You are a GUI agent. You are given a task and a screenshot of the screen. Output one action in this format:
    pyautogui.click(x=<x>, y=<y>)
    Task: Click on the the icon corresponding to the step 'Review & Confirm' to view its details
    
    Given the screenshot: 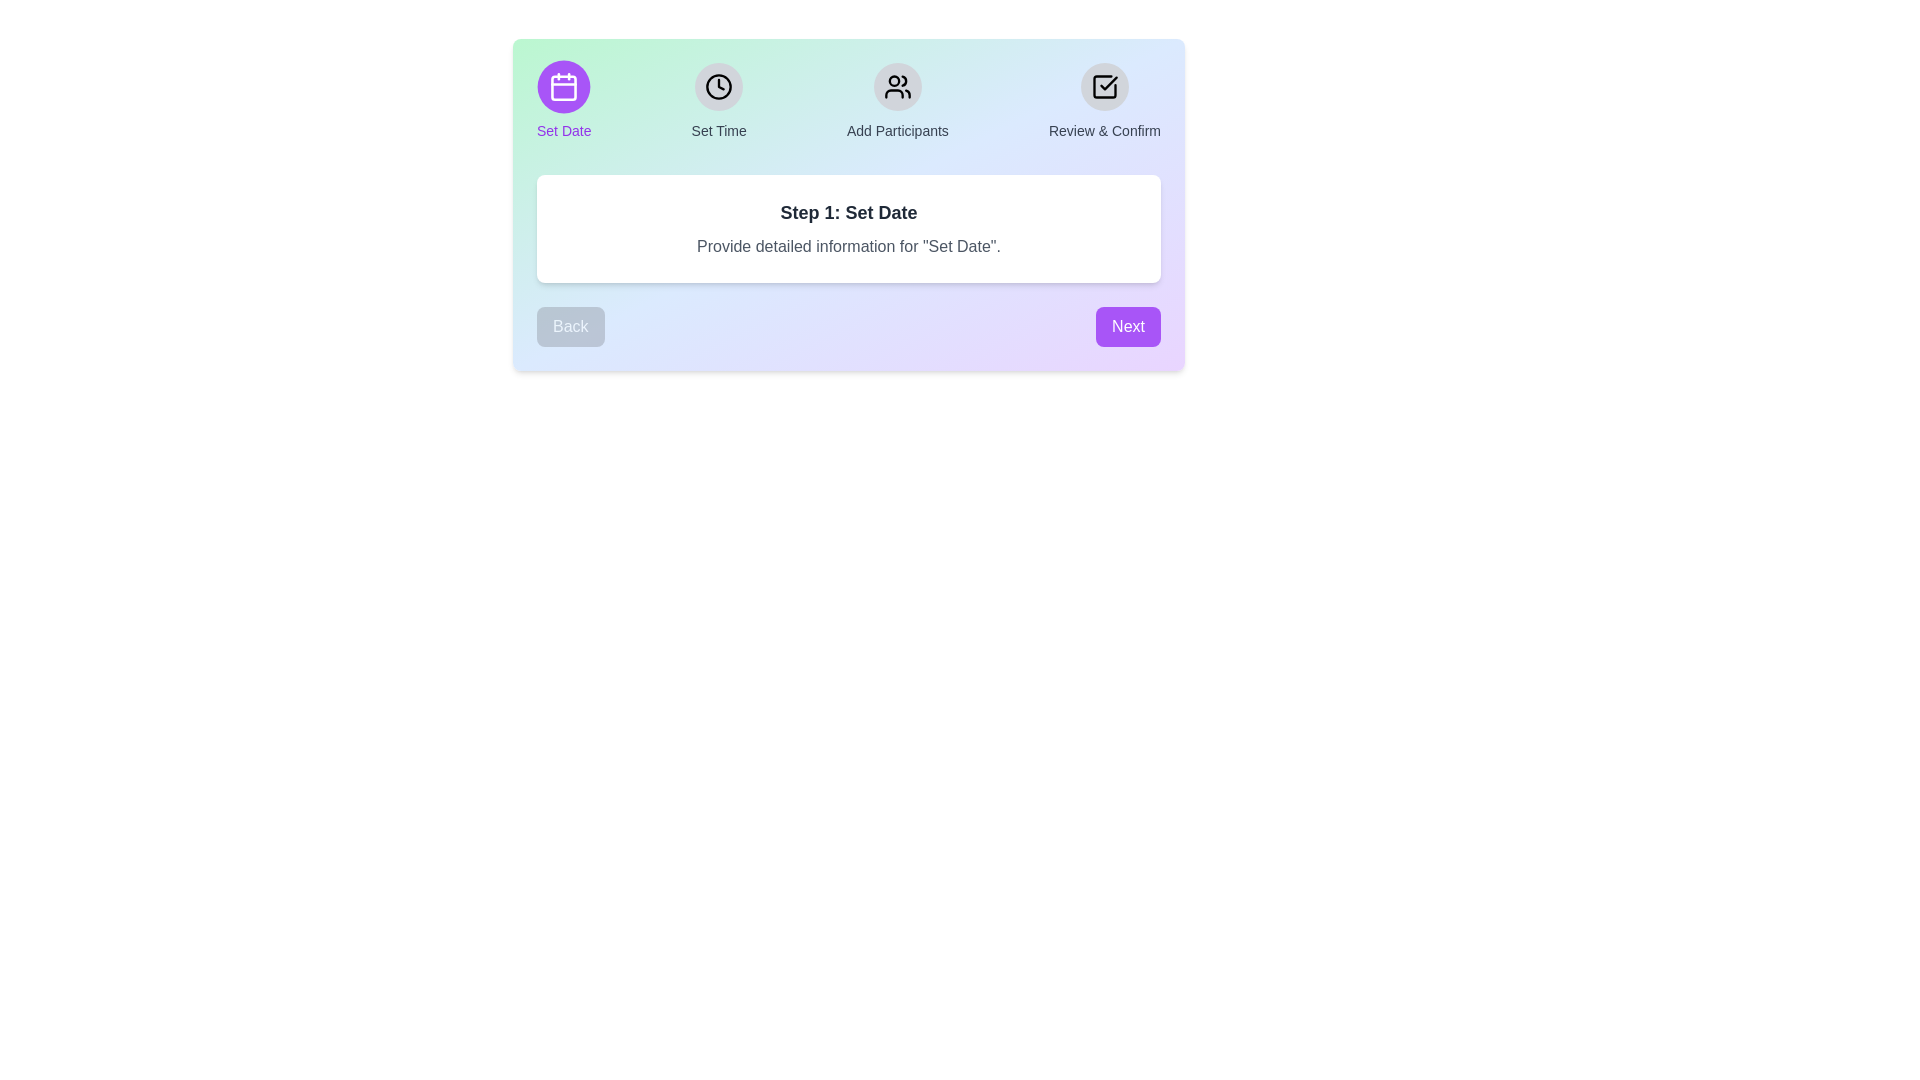 What is the action you would take?
    pyautogui.click(x=1103, y=86)
    